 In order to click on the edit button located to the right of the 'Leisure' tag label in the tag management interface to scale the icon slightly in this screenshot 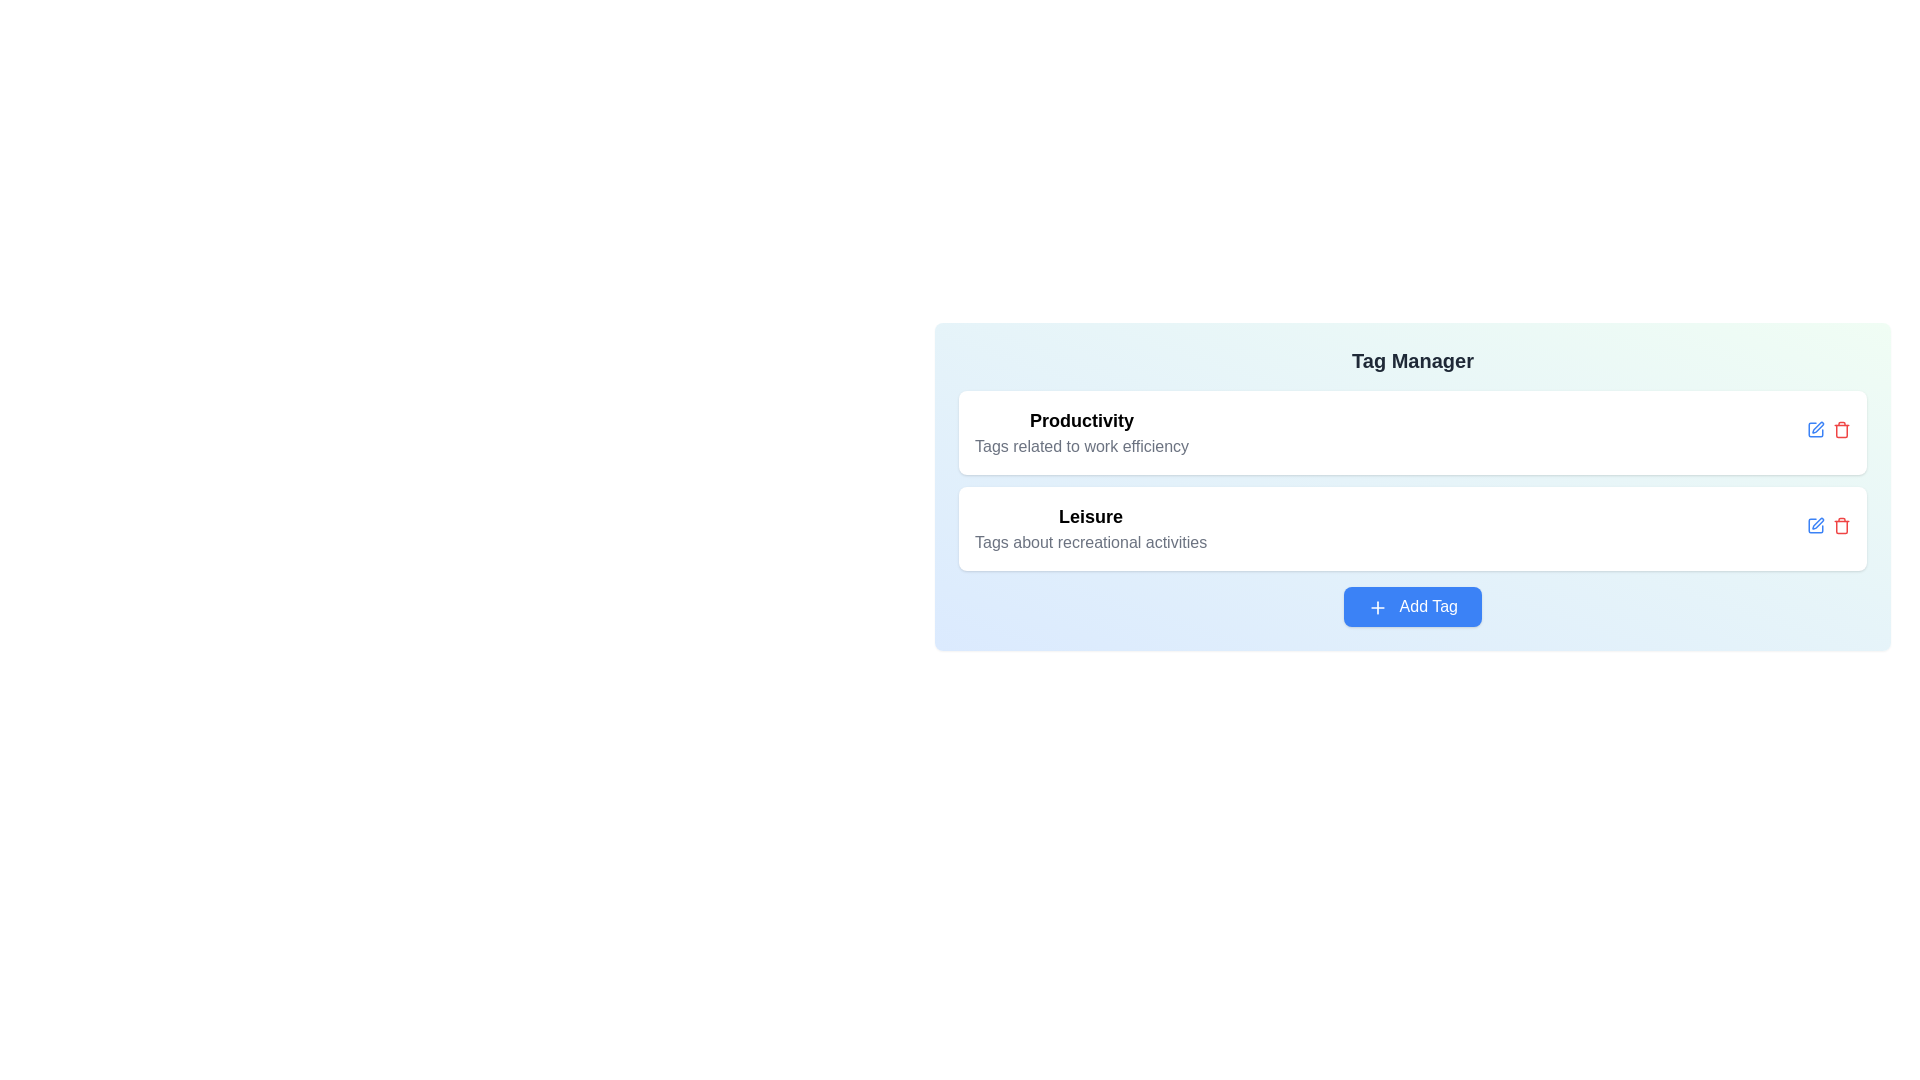, I will do `click(1815, 524)`.